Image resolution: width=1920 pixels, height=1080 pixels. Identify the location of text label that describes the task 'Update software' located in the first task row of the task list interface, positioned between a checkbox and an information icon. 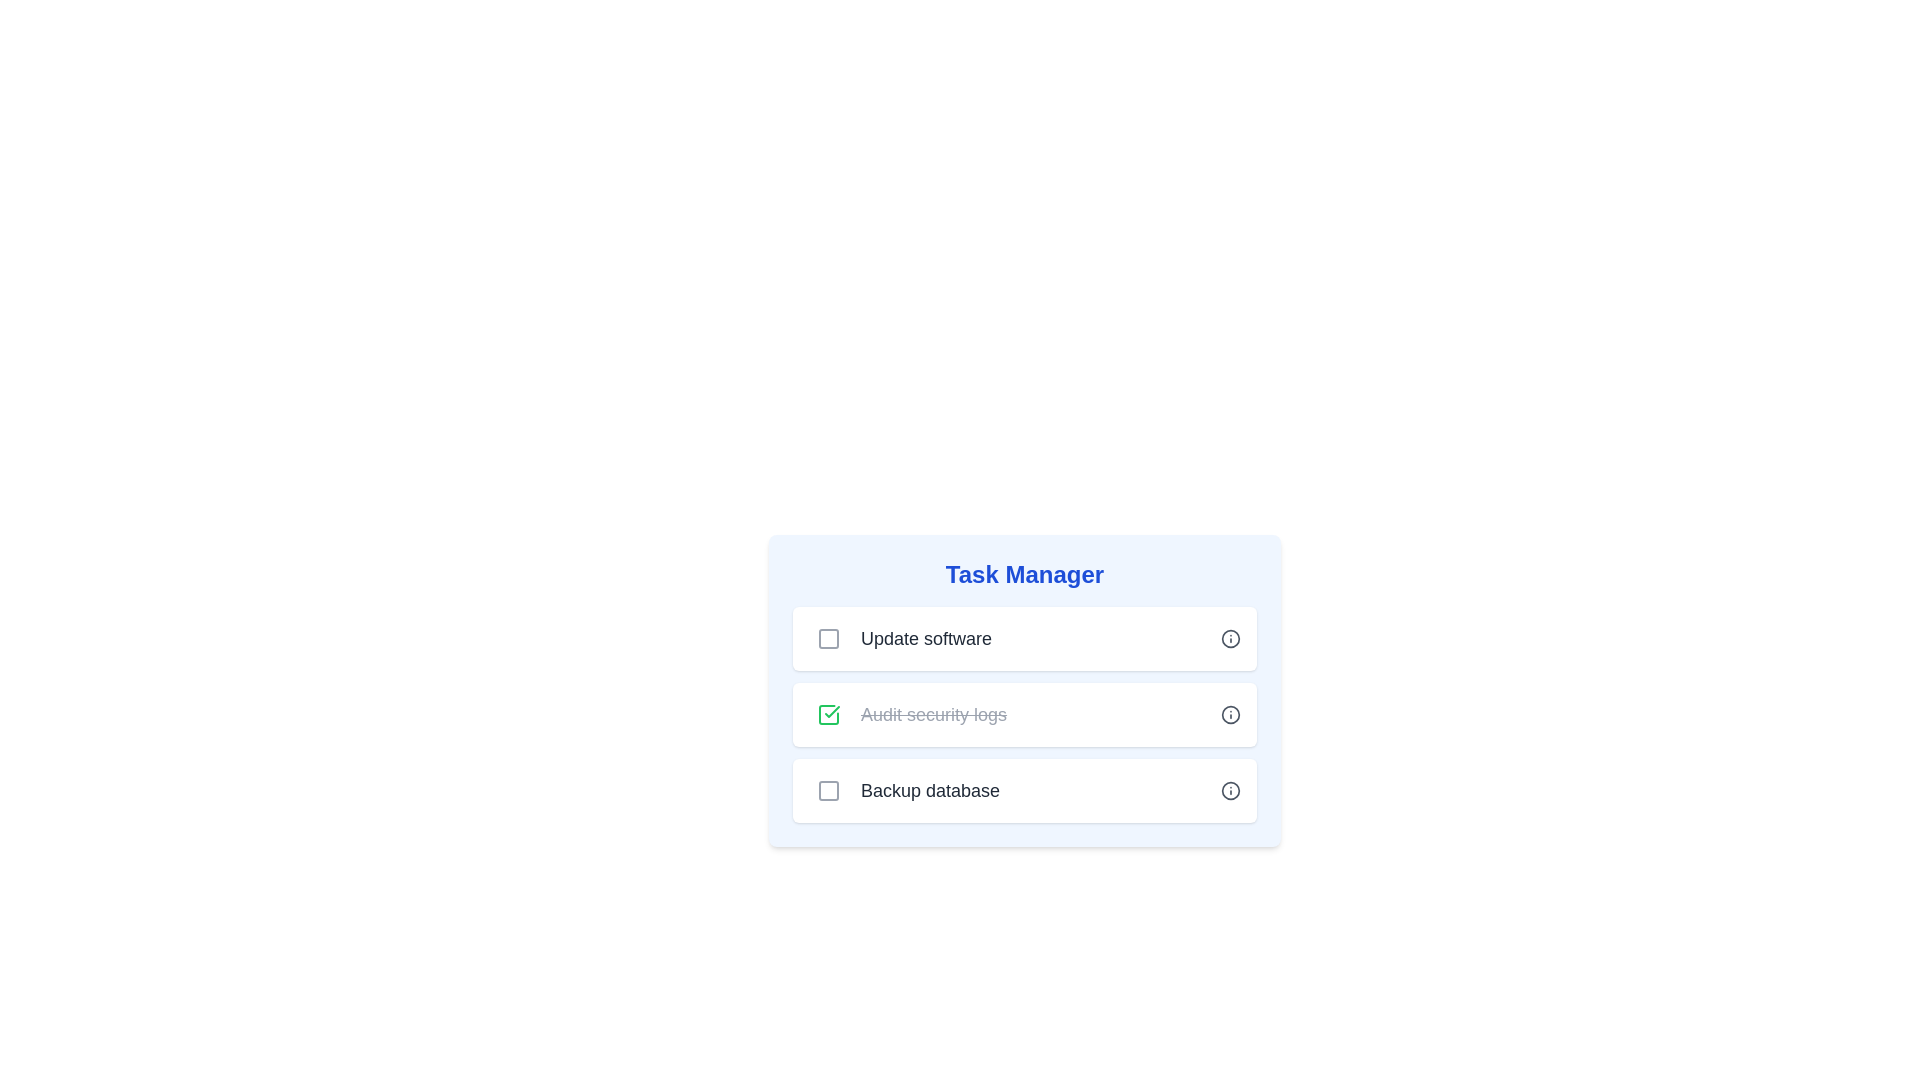
(925, 639).